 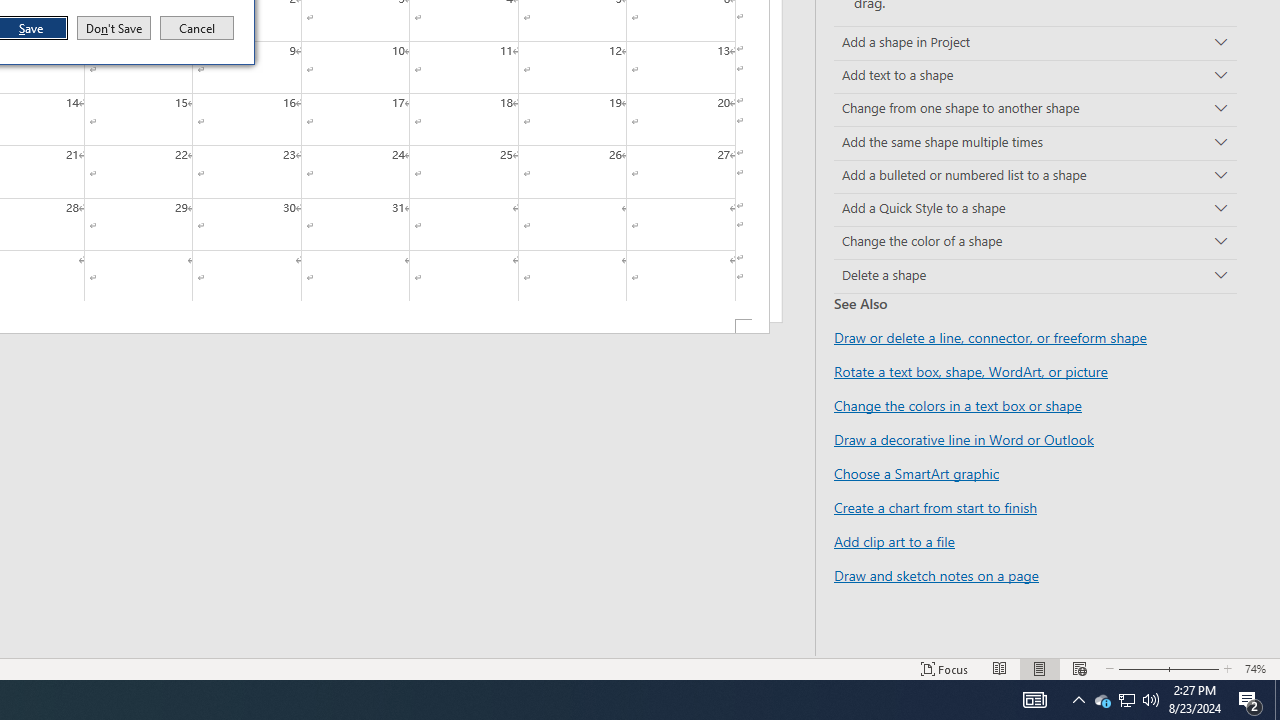 What do you see at coordinates (1040, 669) in the screenshot?
I see `'Print Layout'` at bounding box center [1040, 669].